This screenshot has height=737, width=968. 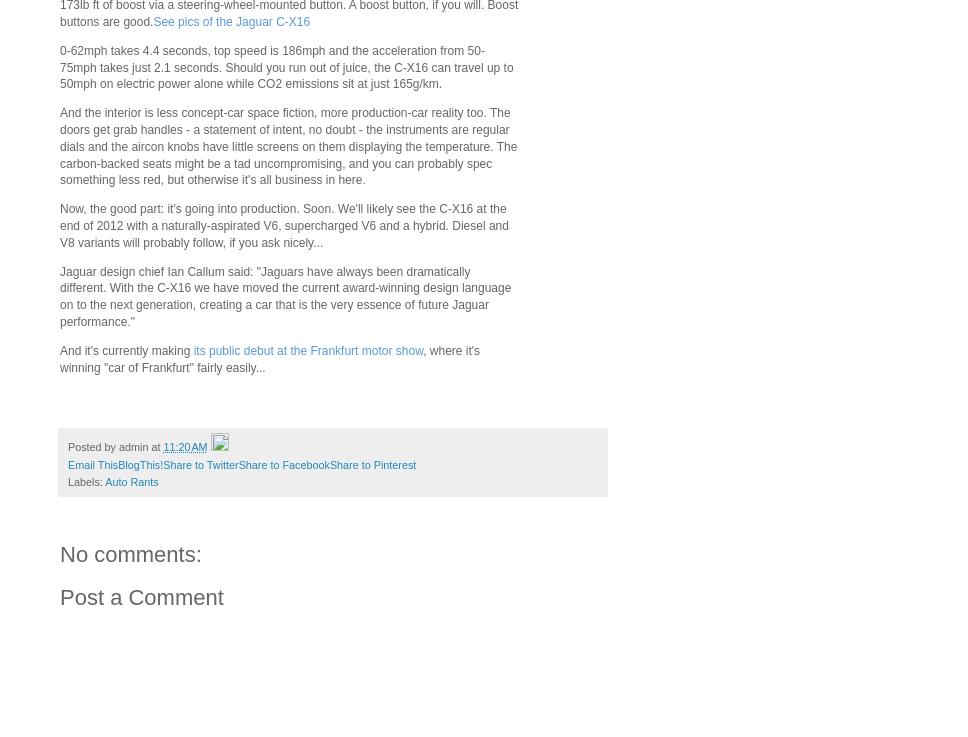 What do you see at coordinates (93, 464) in the screenshot?
I see `'Email This'` at bounding box center [93, 464].